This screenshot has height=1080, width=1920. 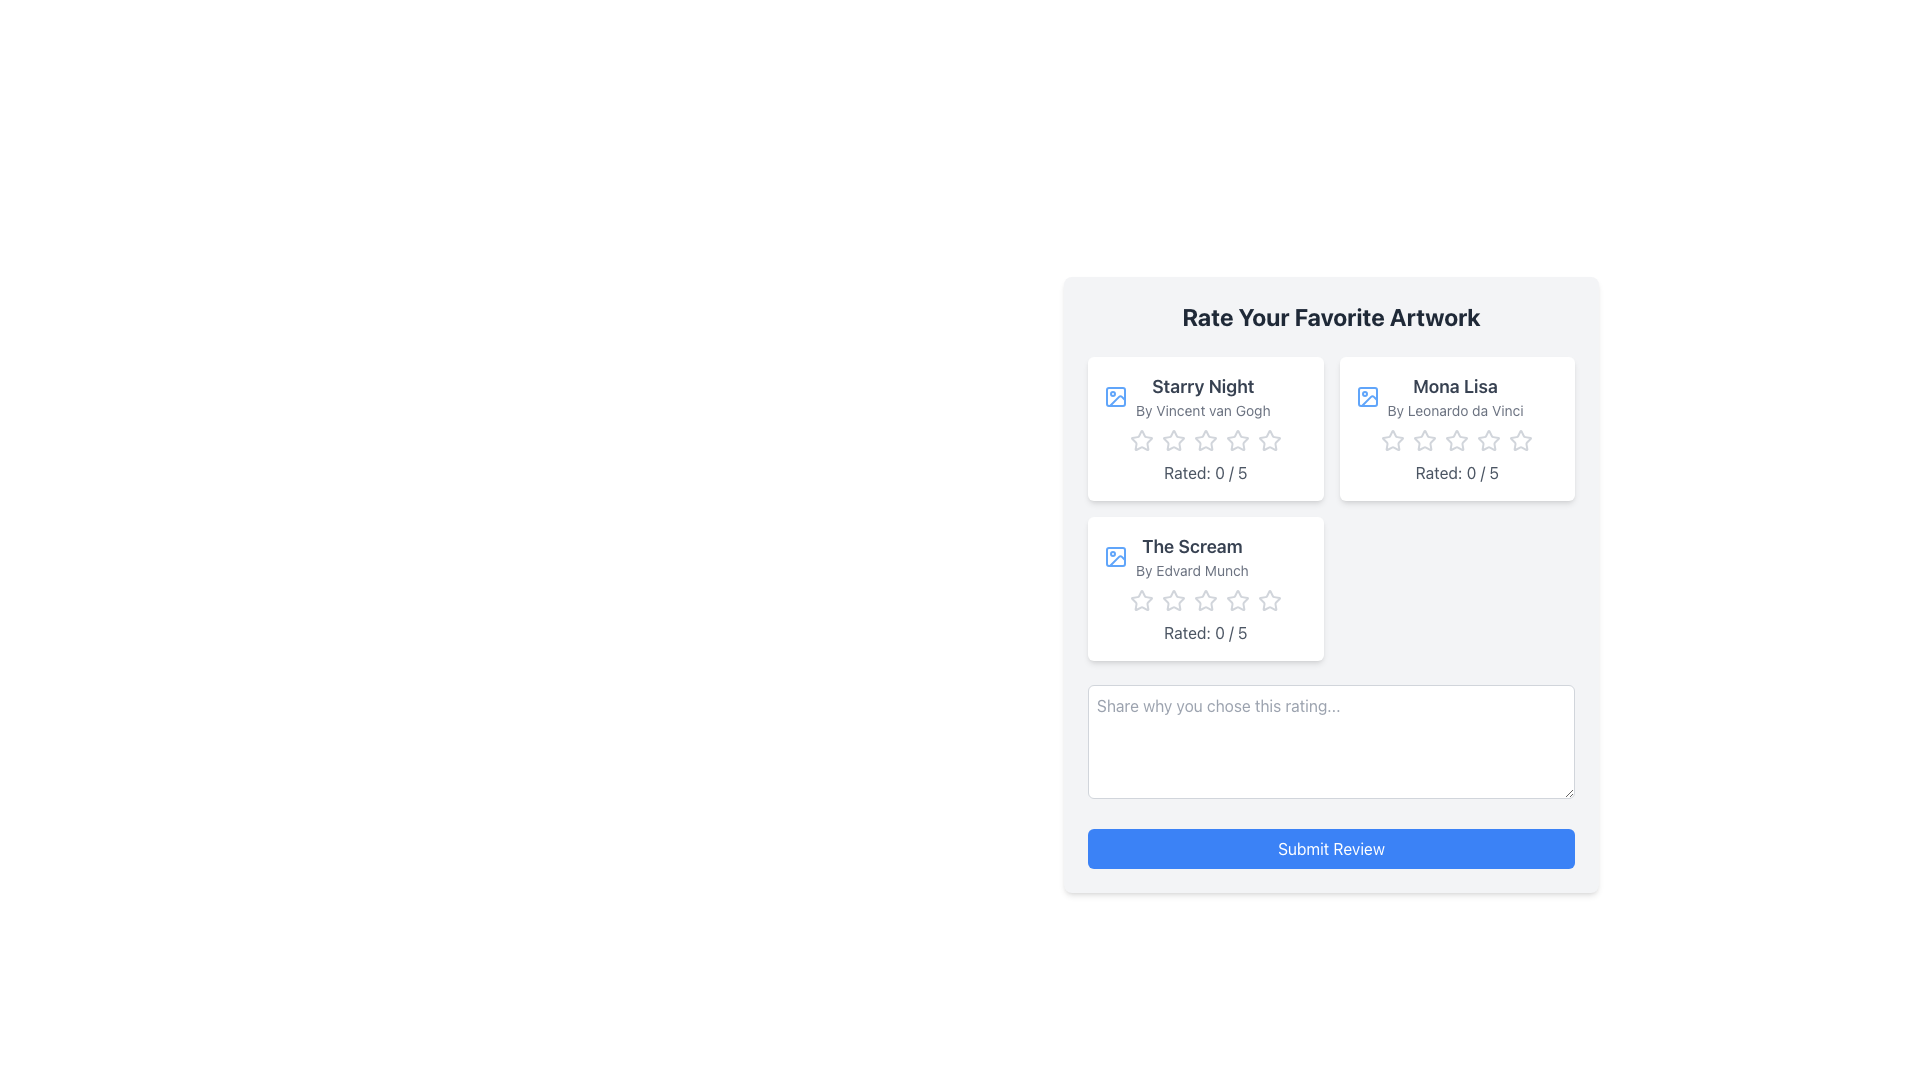 I want to click on the light blue Decorative Rectangle with rounded corners that is part of the image icon next to 'Mona Lisa' in the 'Rate Your Favorite Artwork' list, so click(x=1366, y=397).